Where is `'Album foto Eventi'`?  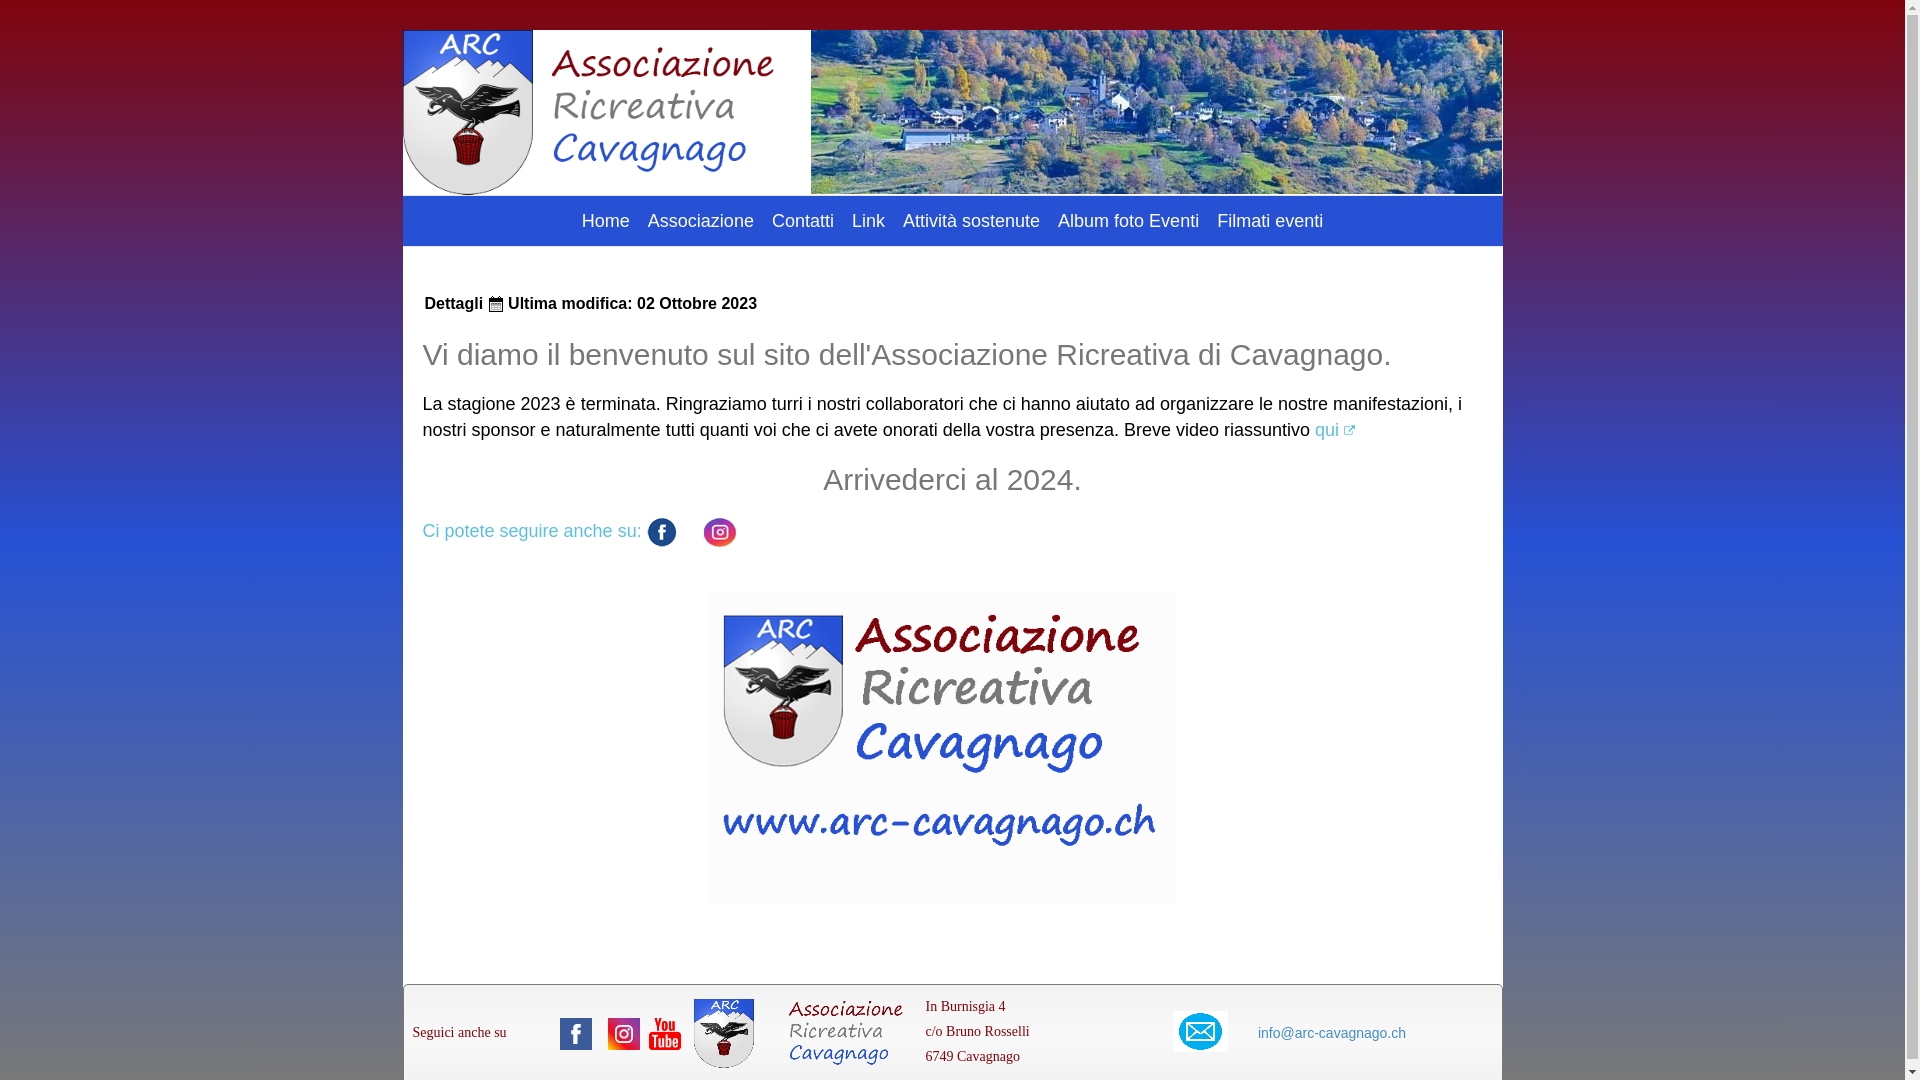 'Album foto Eventi' is located at coordinates (1128, 220).